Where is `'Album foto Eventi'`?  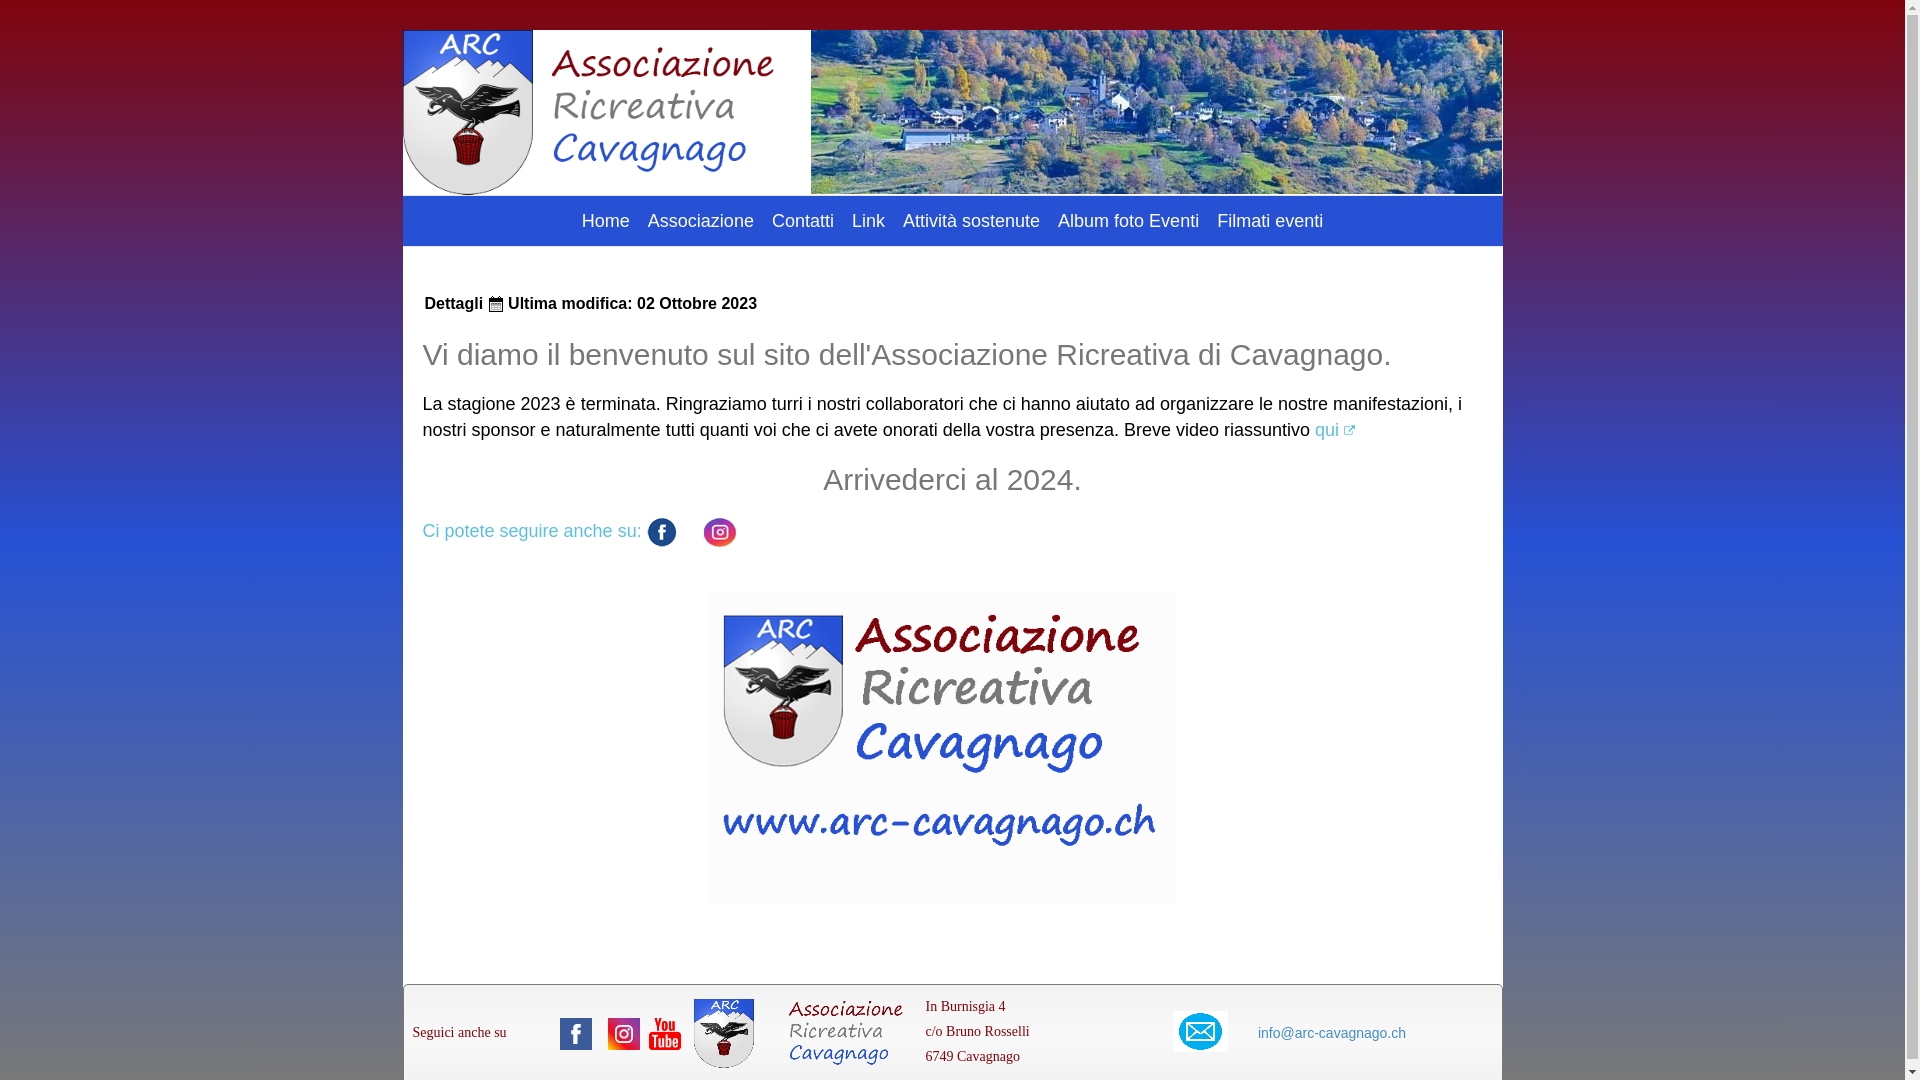 'Album foto Eventi' is located at coordinates (1128, 220).